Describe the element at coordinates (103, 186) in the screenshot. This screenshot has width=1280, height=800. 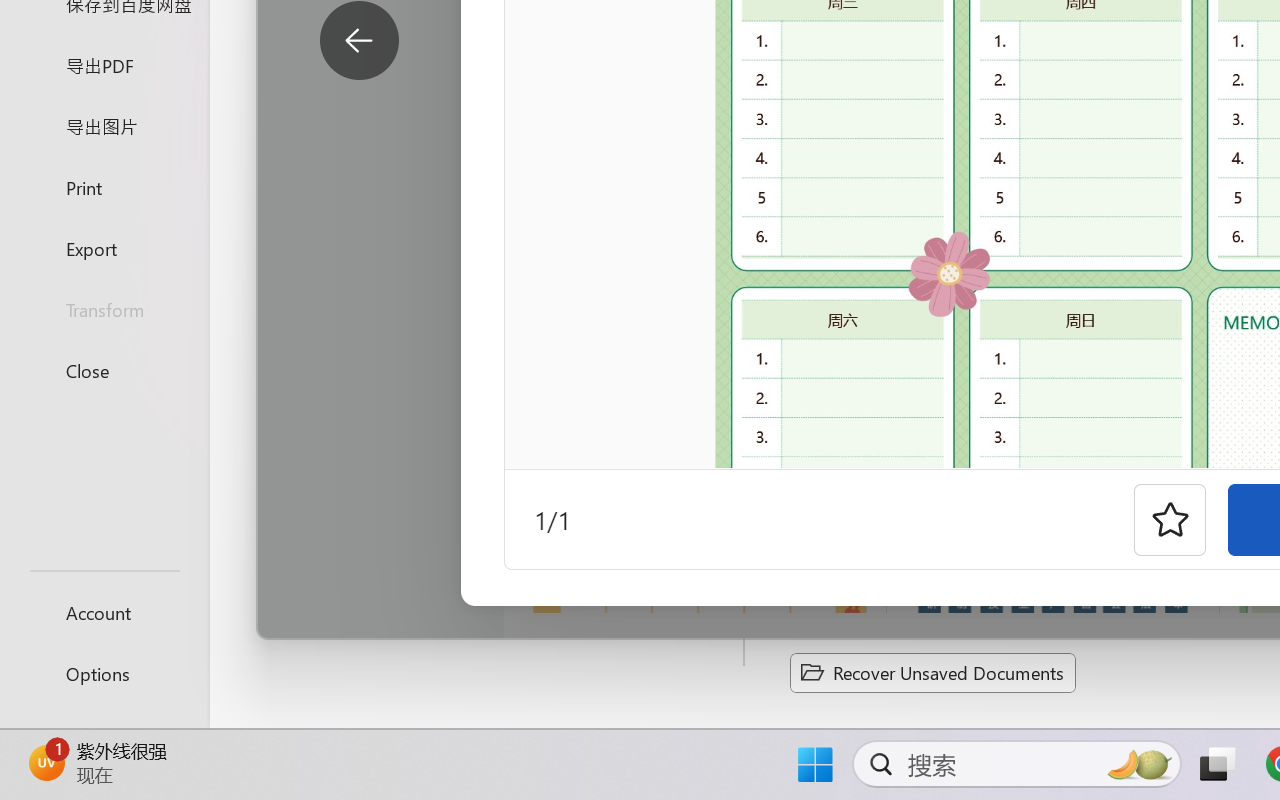
I see `'Print'` at that location.